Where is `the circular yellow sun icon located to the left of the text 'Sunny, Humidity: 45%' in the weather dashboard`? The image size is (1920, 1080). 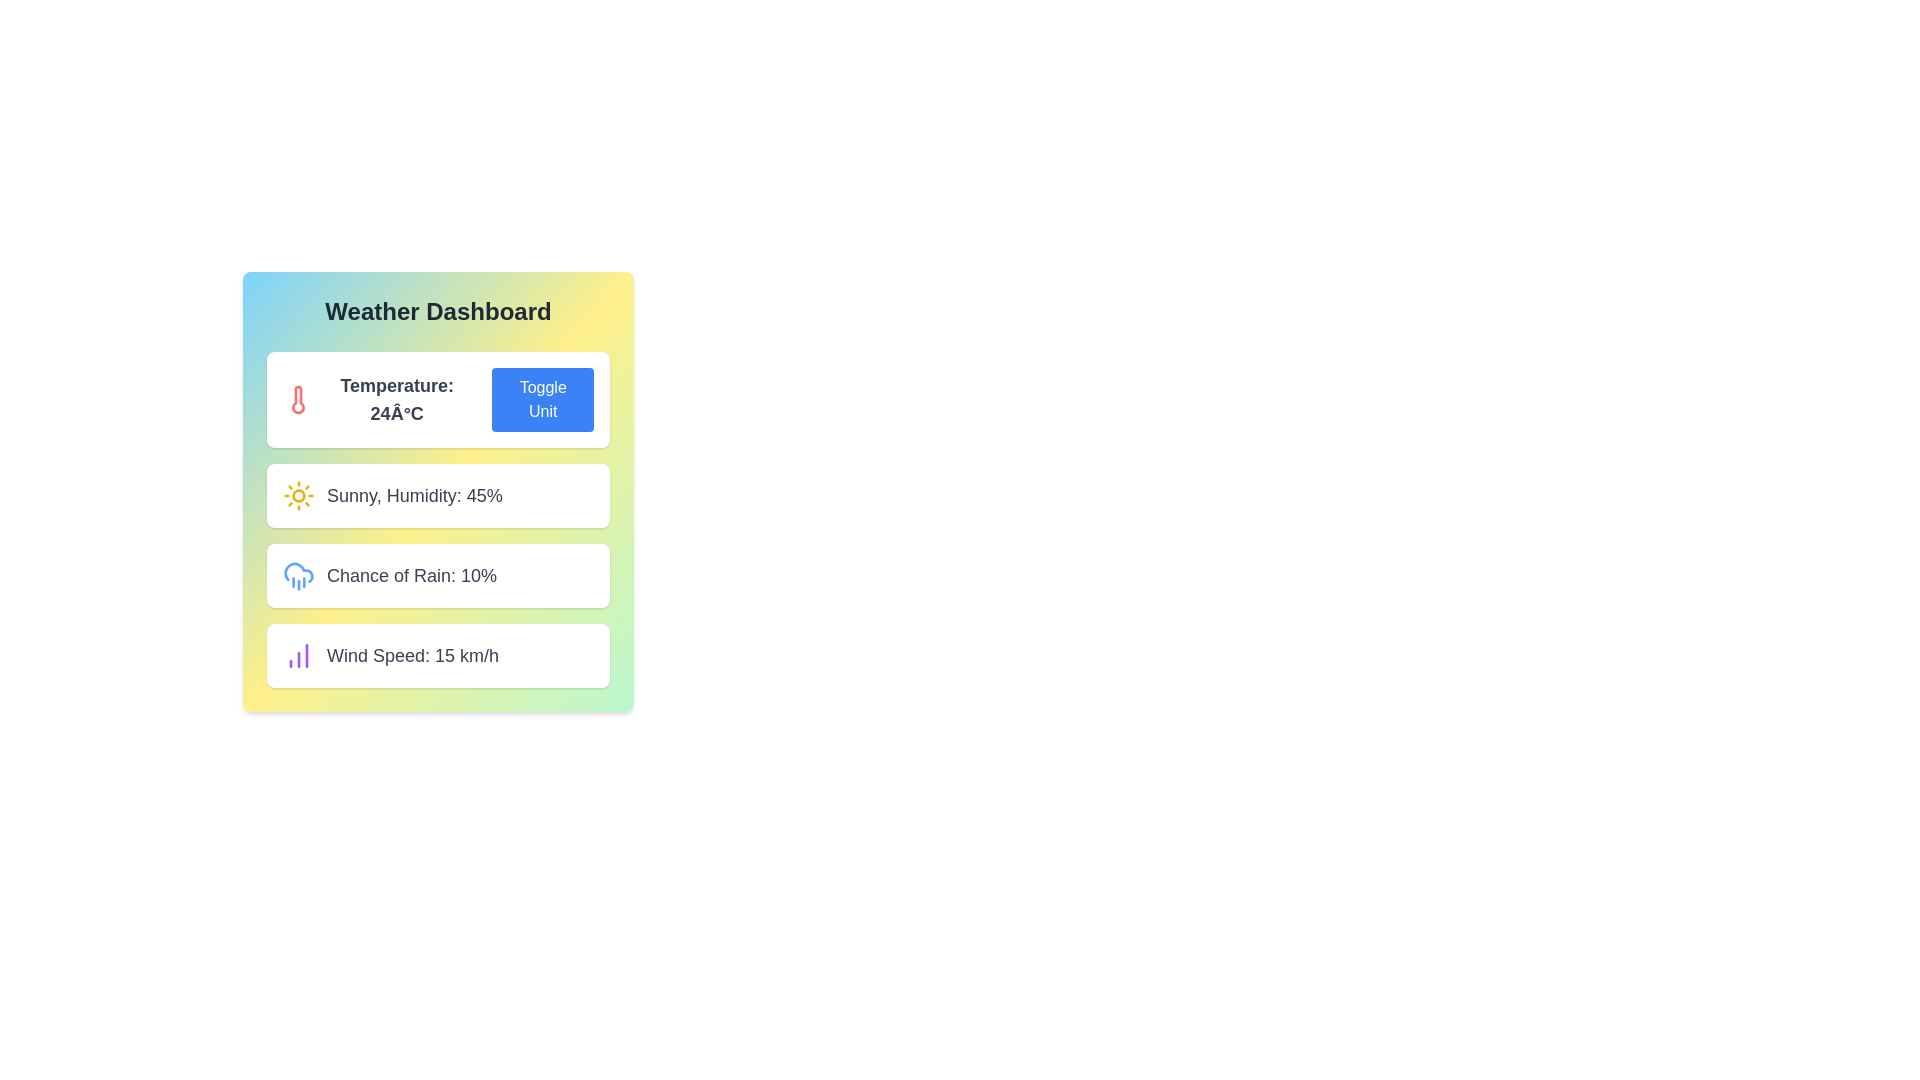 the circular yellow sun icon located to the left of the text 'Sunny, Humidity: 45%' in the weather dashboard is located at coordinates (297, 495).